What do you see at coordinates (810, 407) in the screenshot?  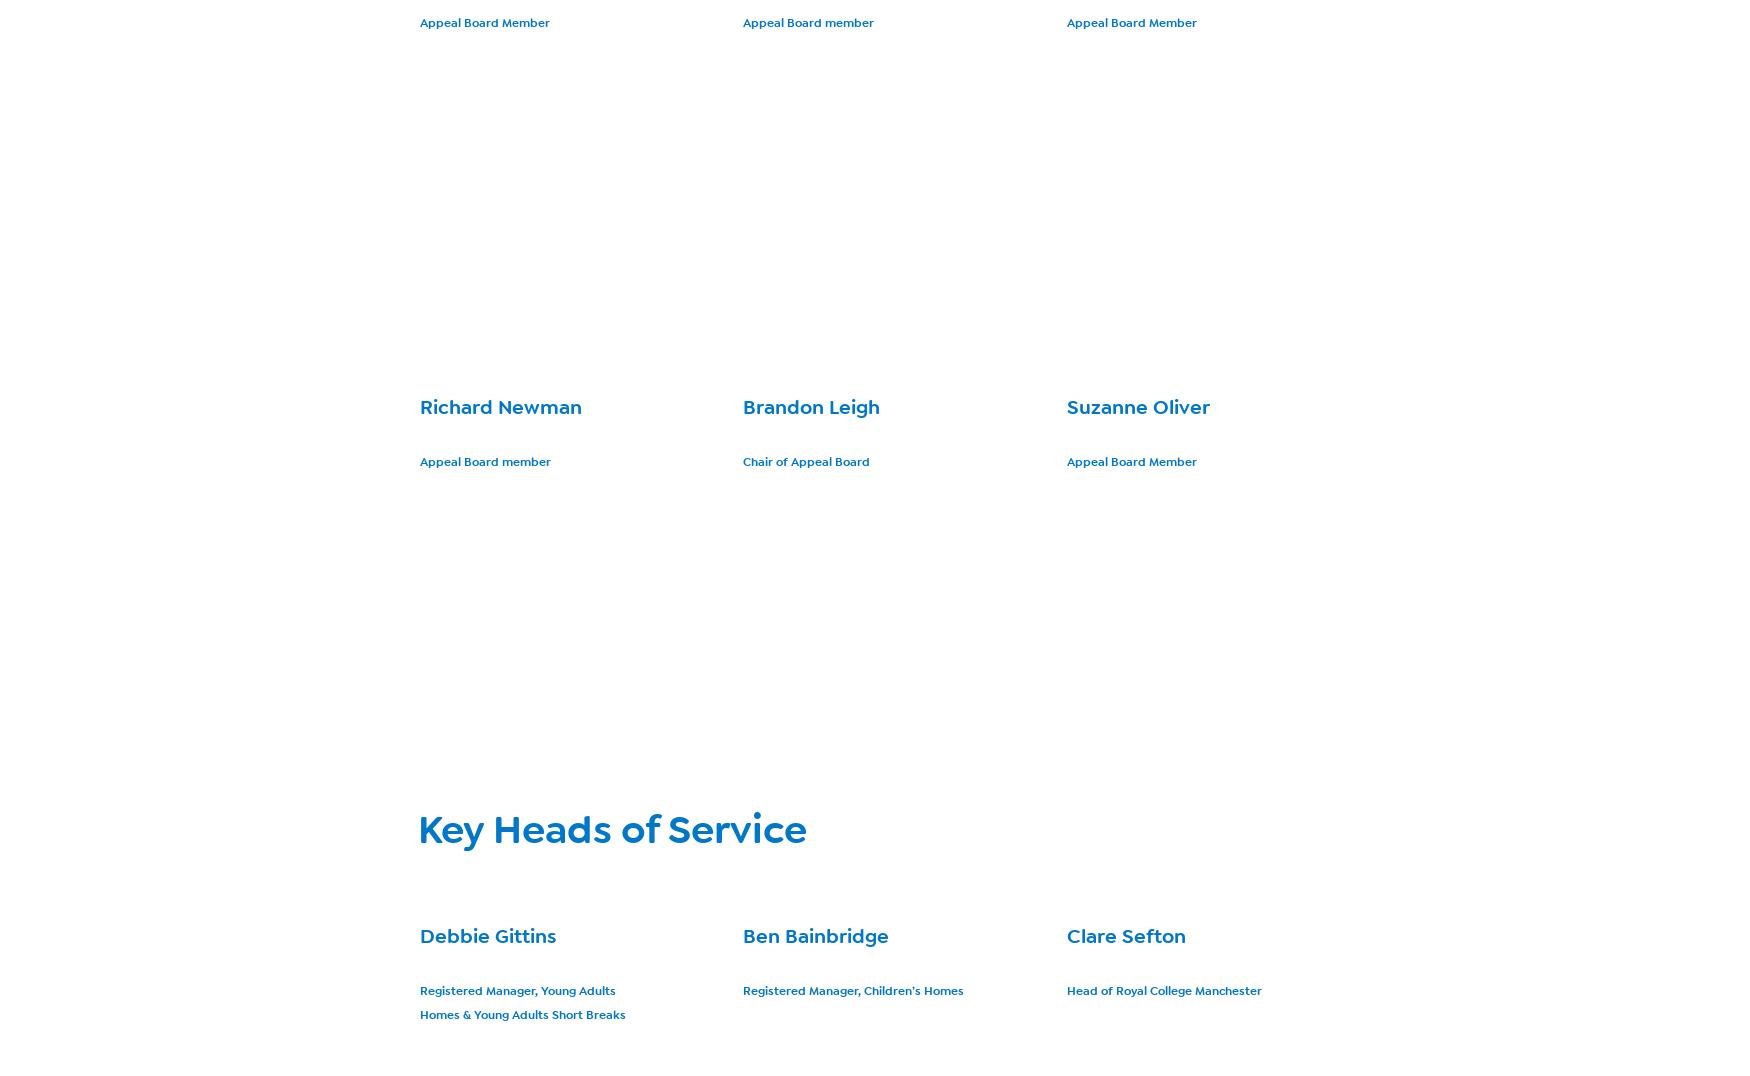 I see `'Brandon Leigh'` at bounding box center [810, 407].